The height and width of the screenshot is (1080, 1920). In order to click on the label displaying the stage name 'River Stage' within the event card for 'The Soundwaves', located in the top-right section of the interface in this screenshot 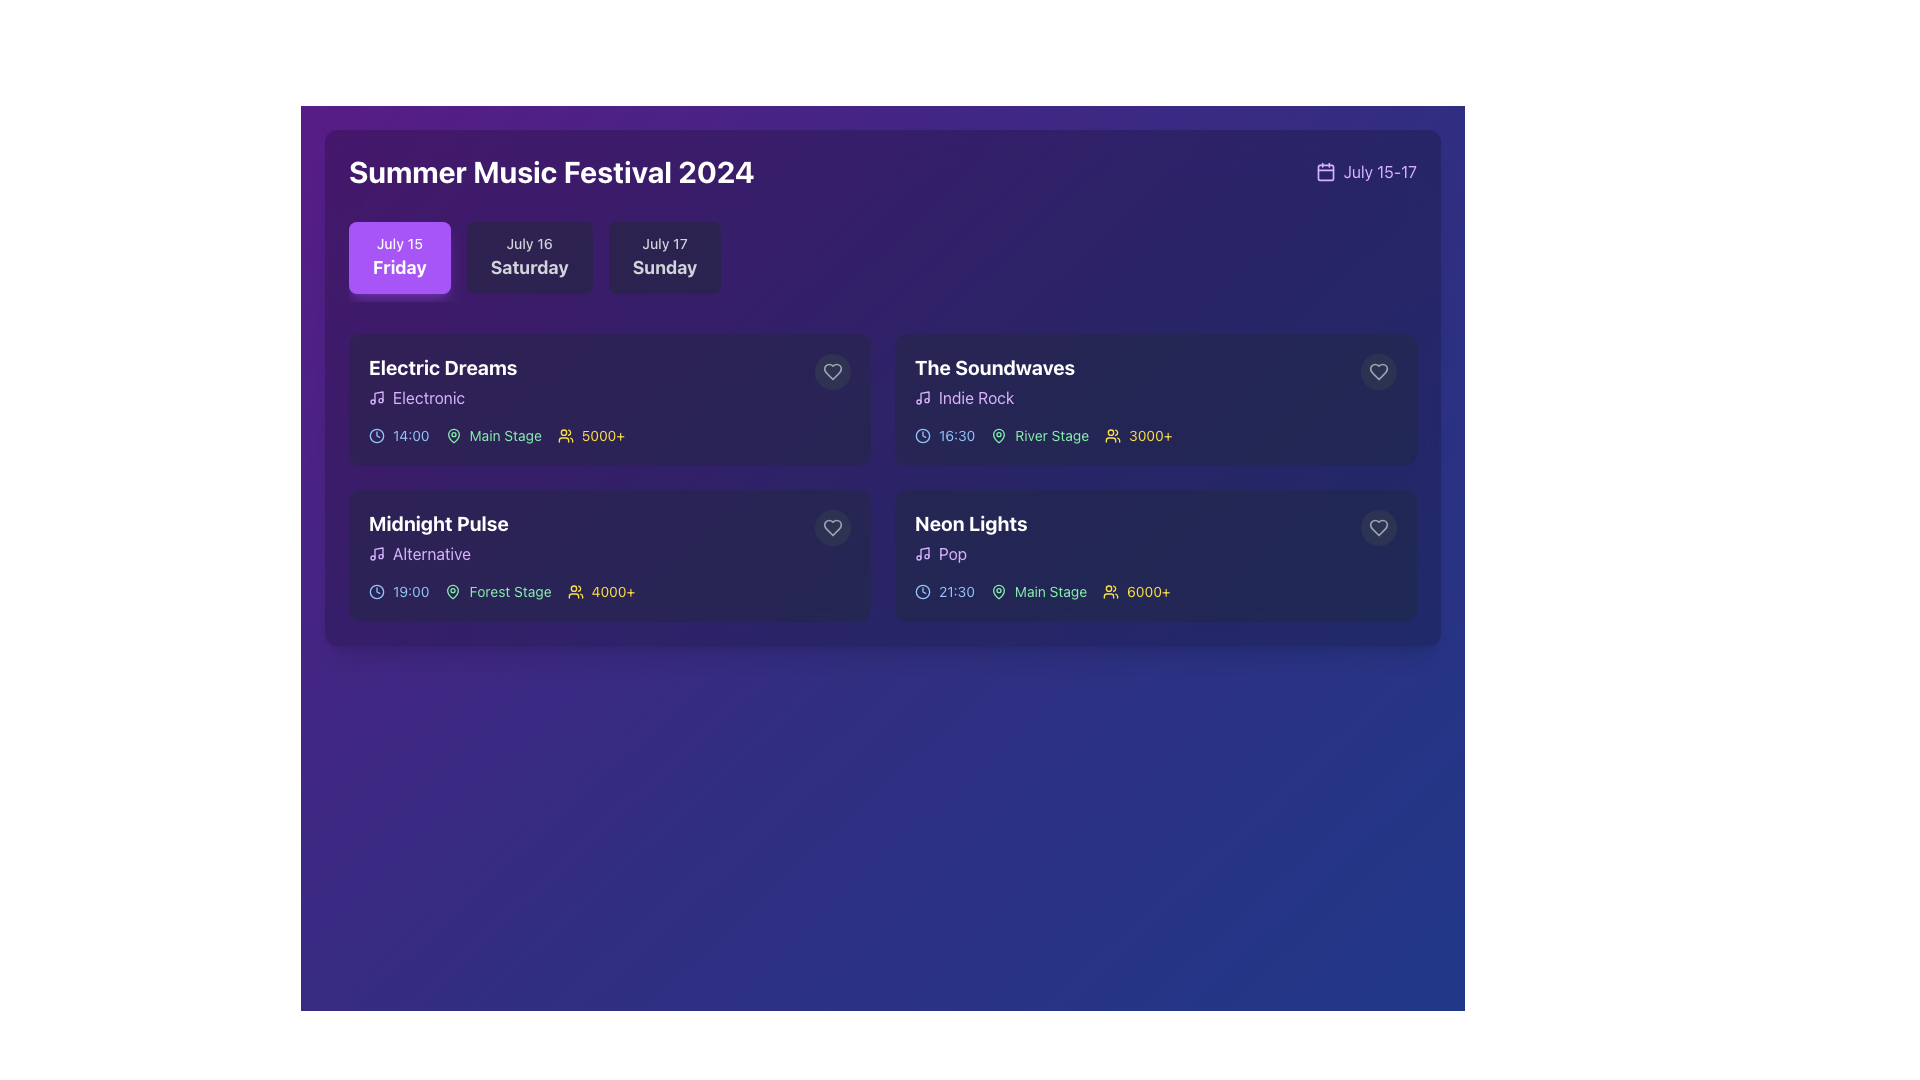, I will do `click(1040, 434)`.